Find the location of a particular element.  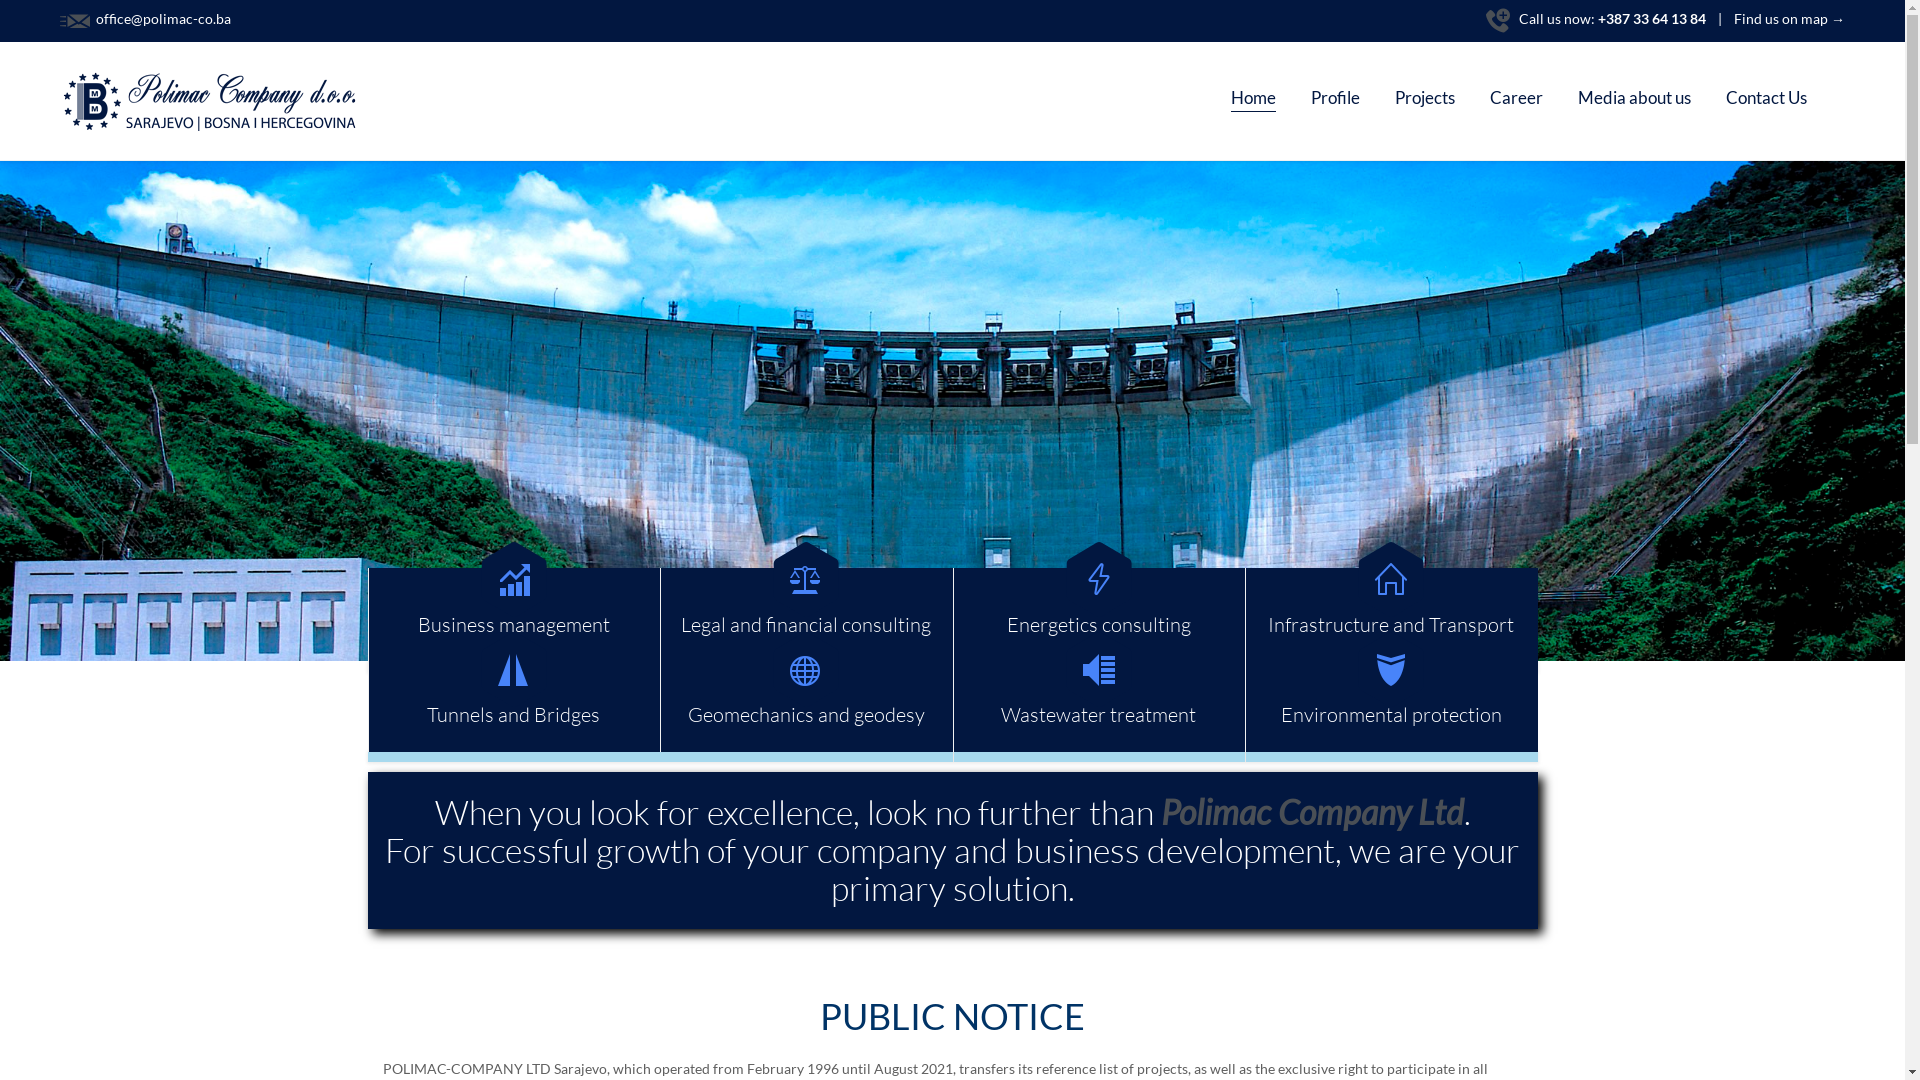

'Projects' is located at coordinates (1424, 100).